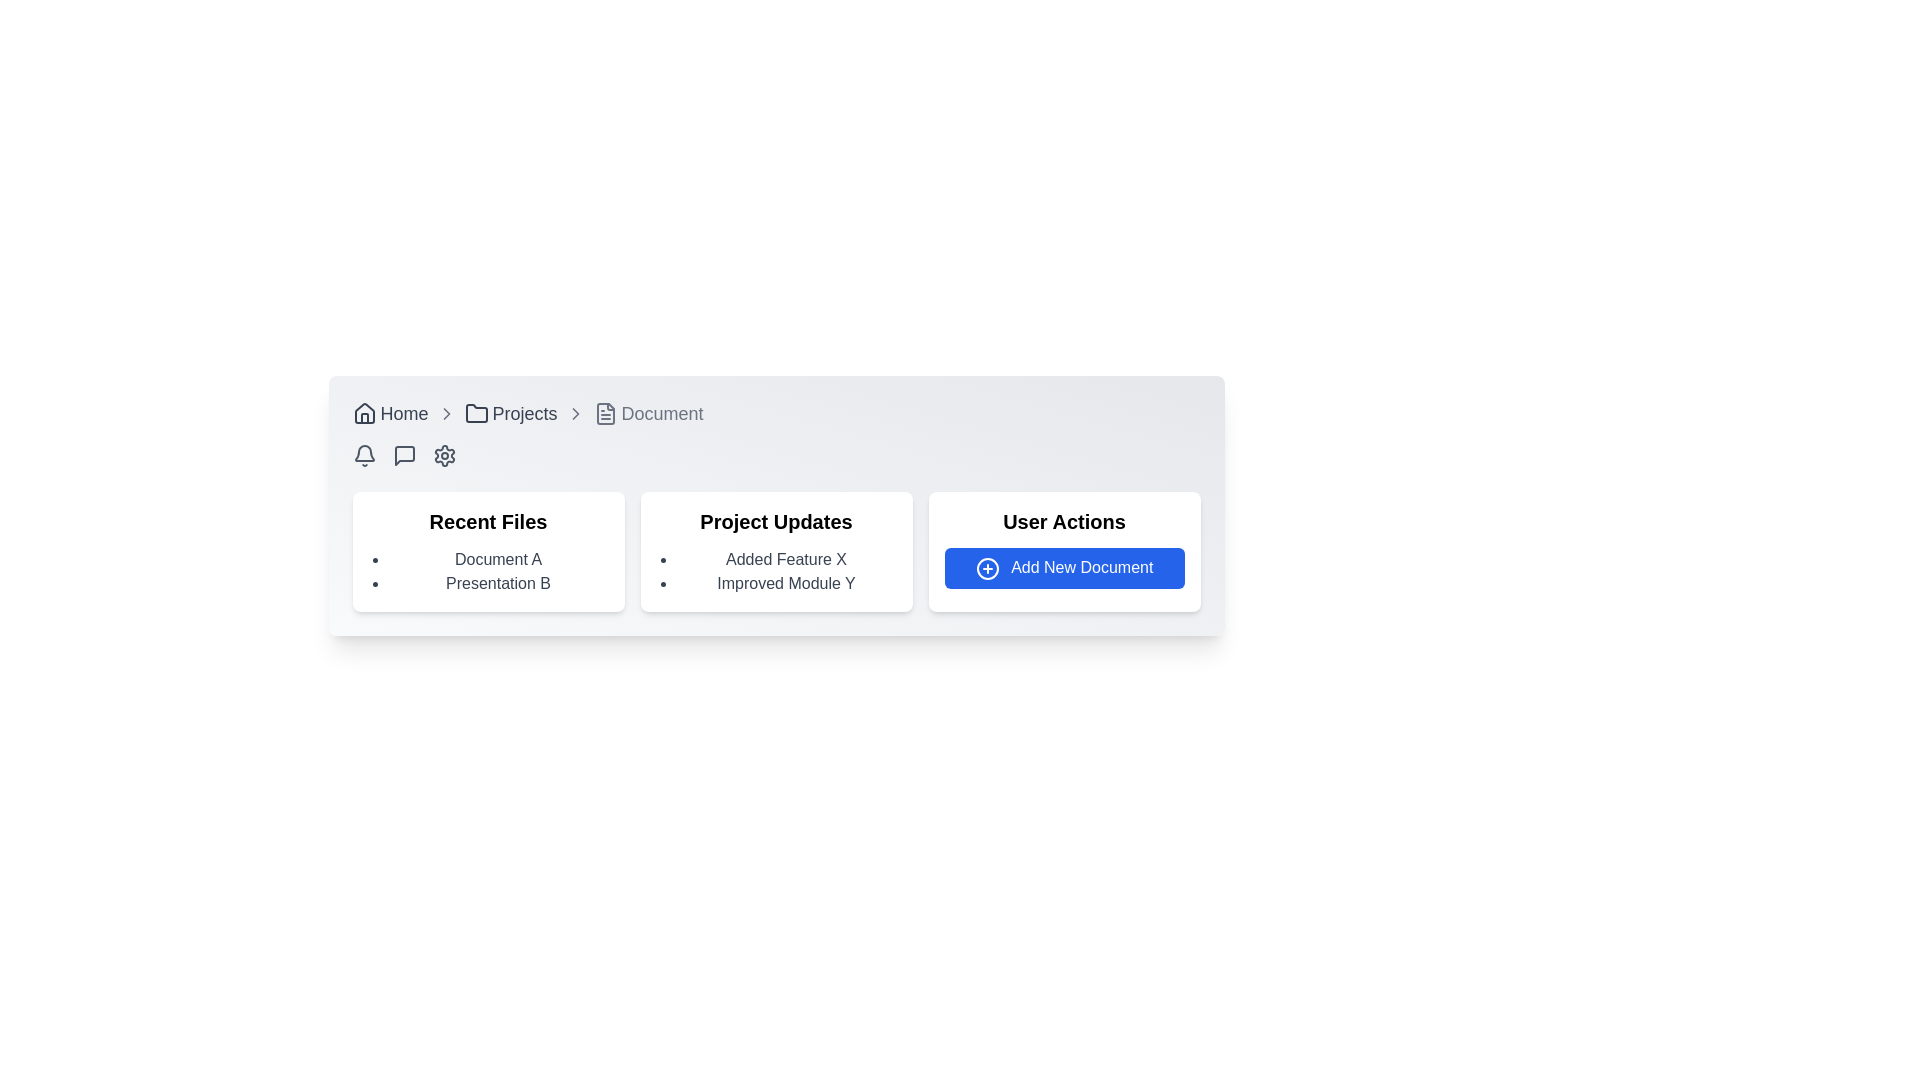 The image size is (1920, 1080). Describe the element at coordinates (403, 455) in the screenshot. I see `the messaging icon located between the bell icon and the gear icon, near the top-left of the interface` at that location.